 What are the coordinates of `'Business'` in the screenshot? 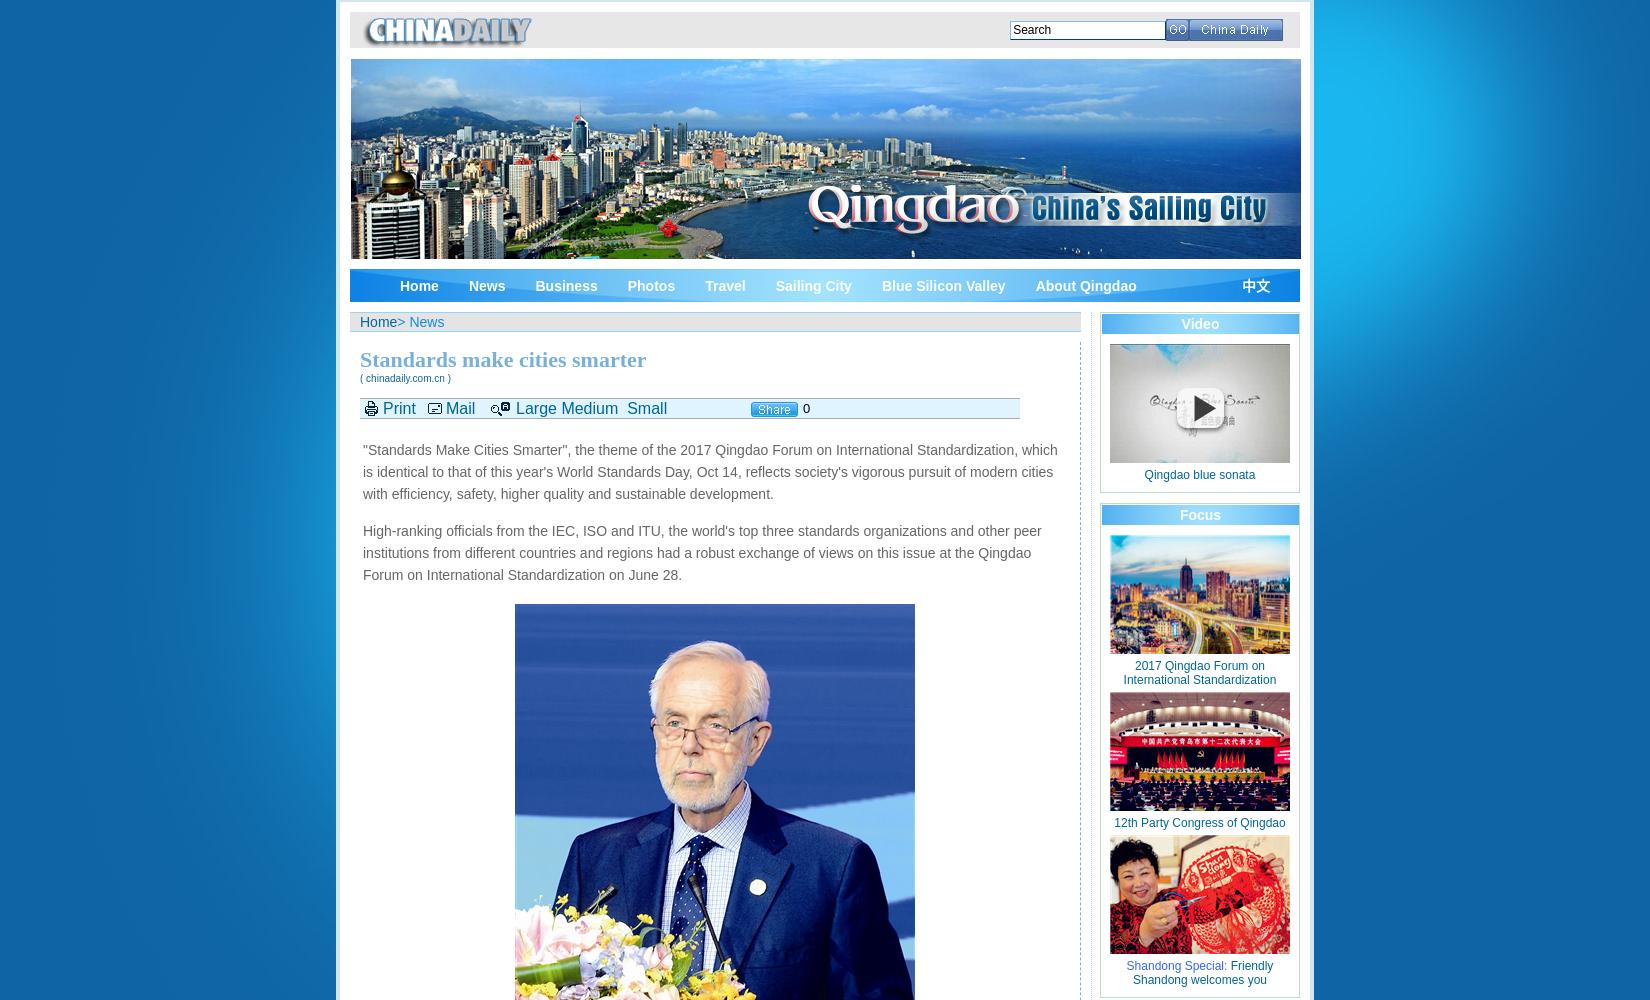 It's located at (564, 286).